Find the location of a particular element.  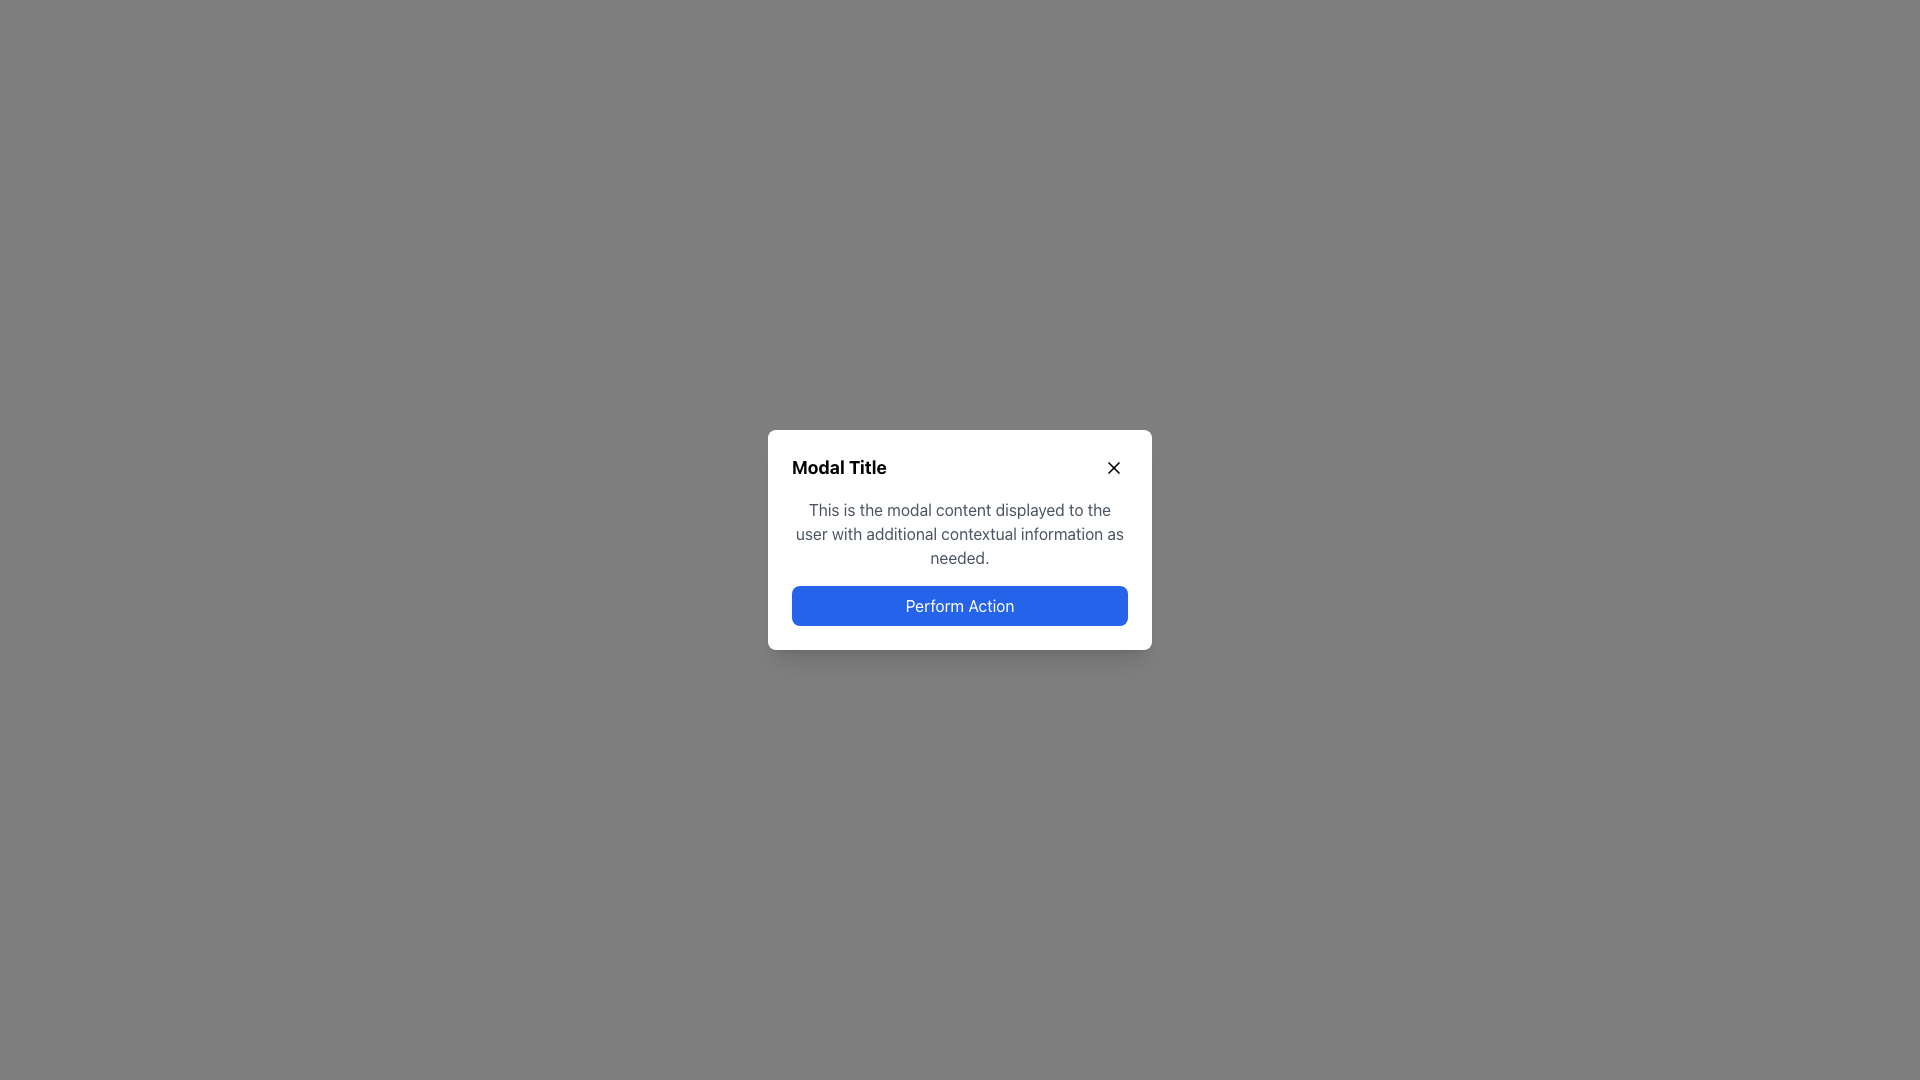

the close button located at the top-right corner of the modal dialog to trigger the hover effect is located at coordinates (1112, 467).